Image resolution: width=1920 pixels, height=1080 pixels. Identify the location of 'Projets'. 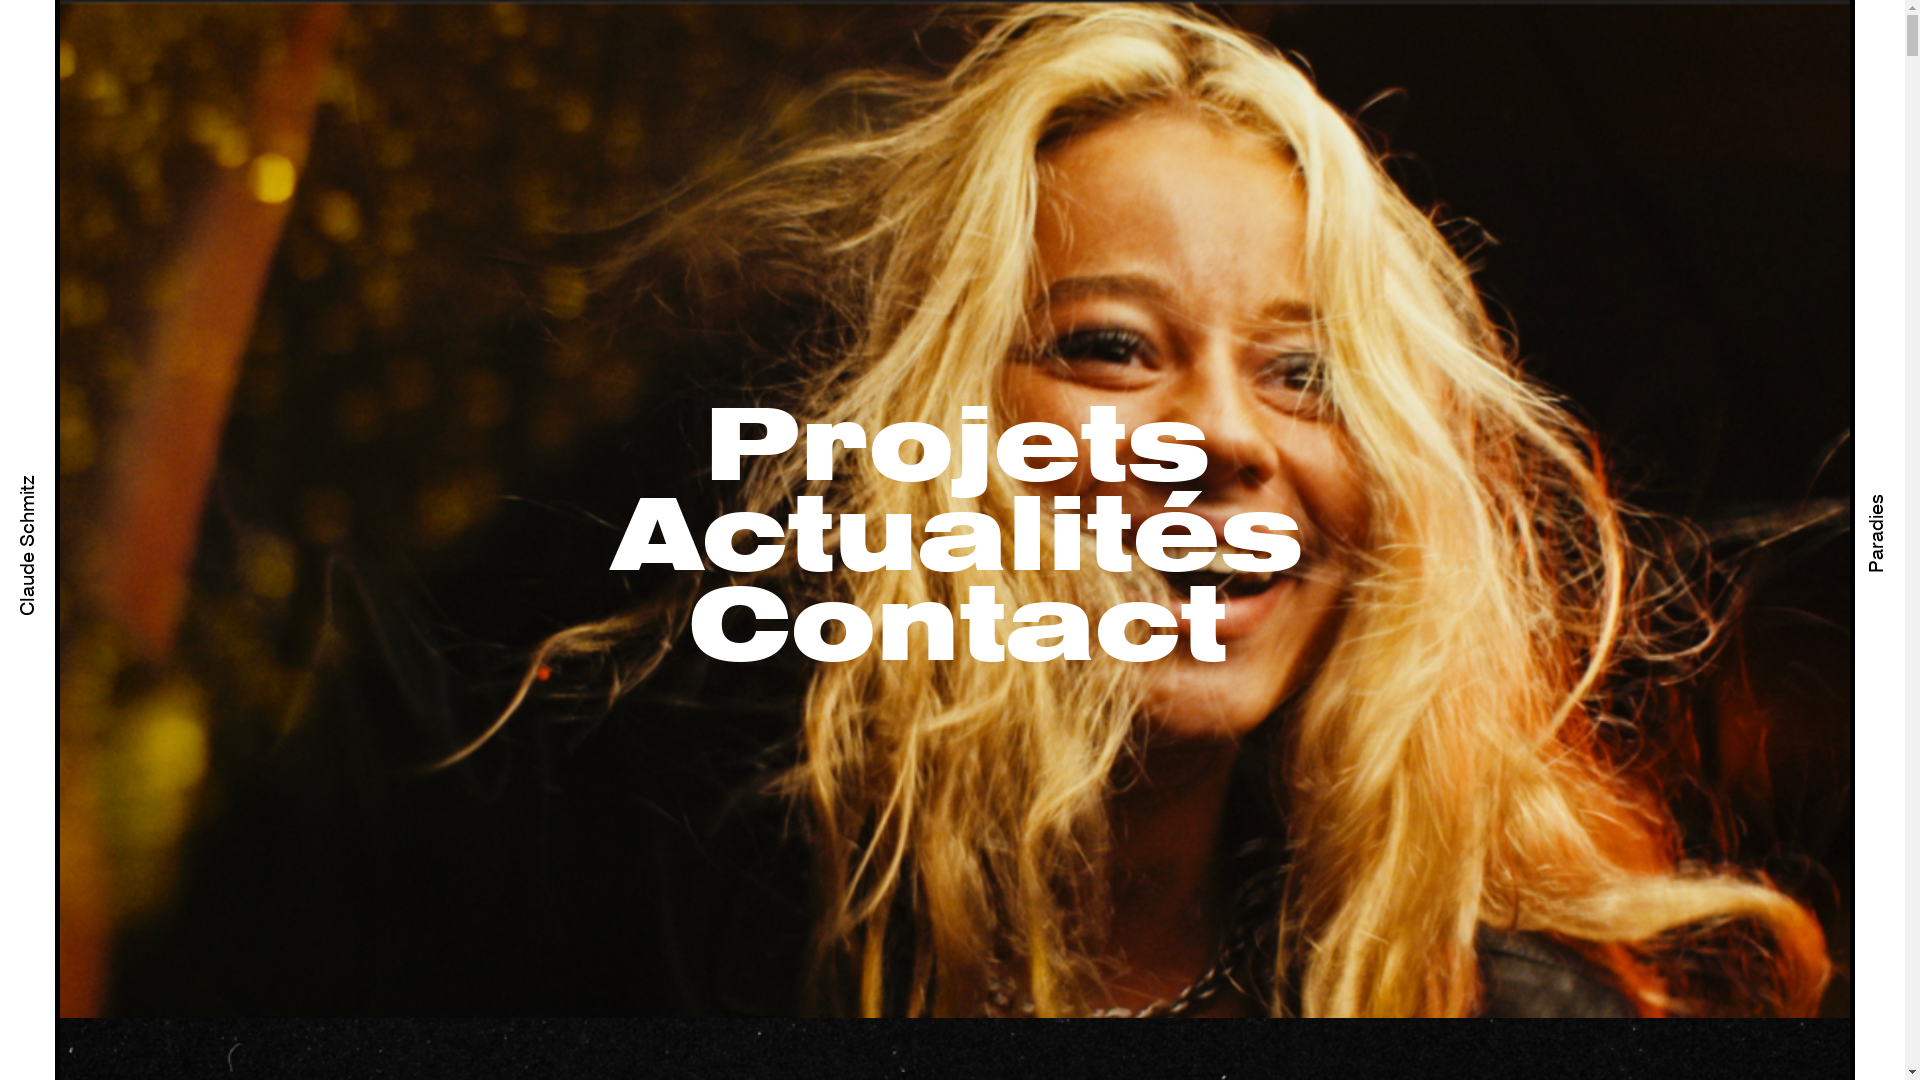
(956, 450).